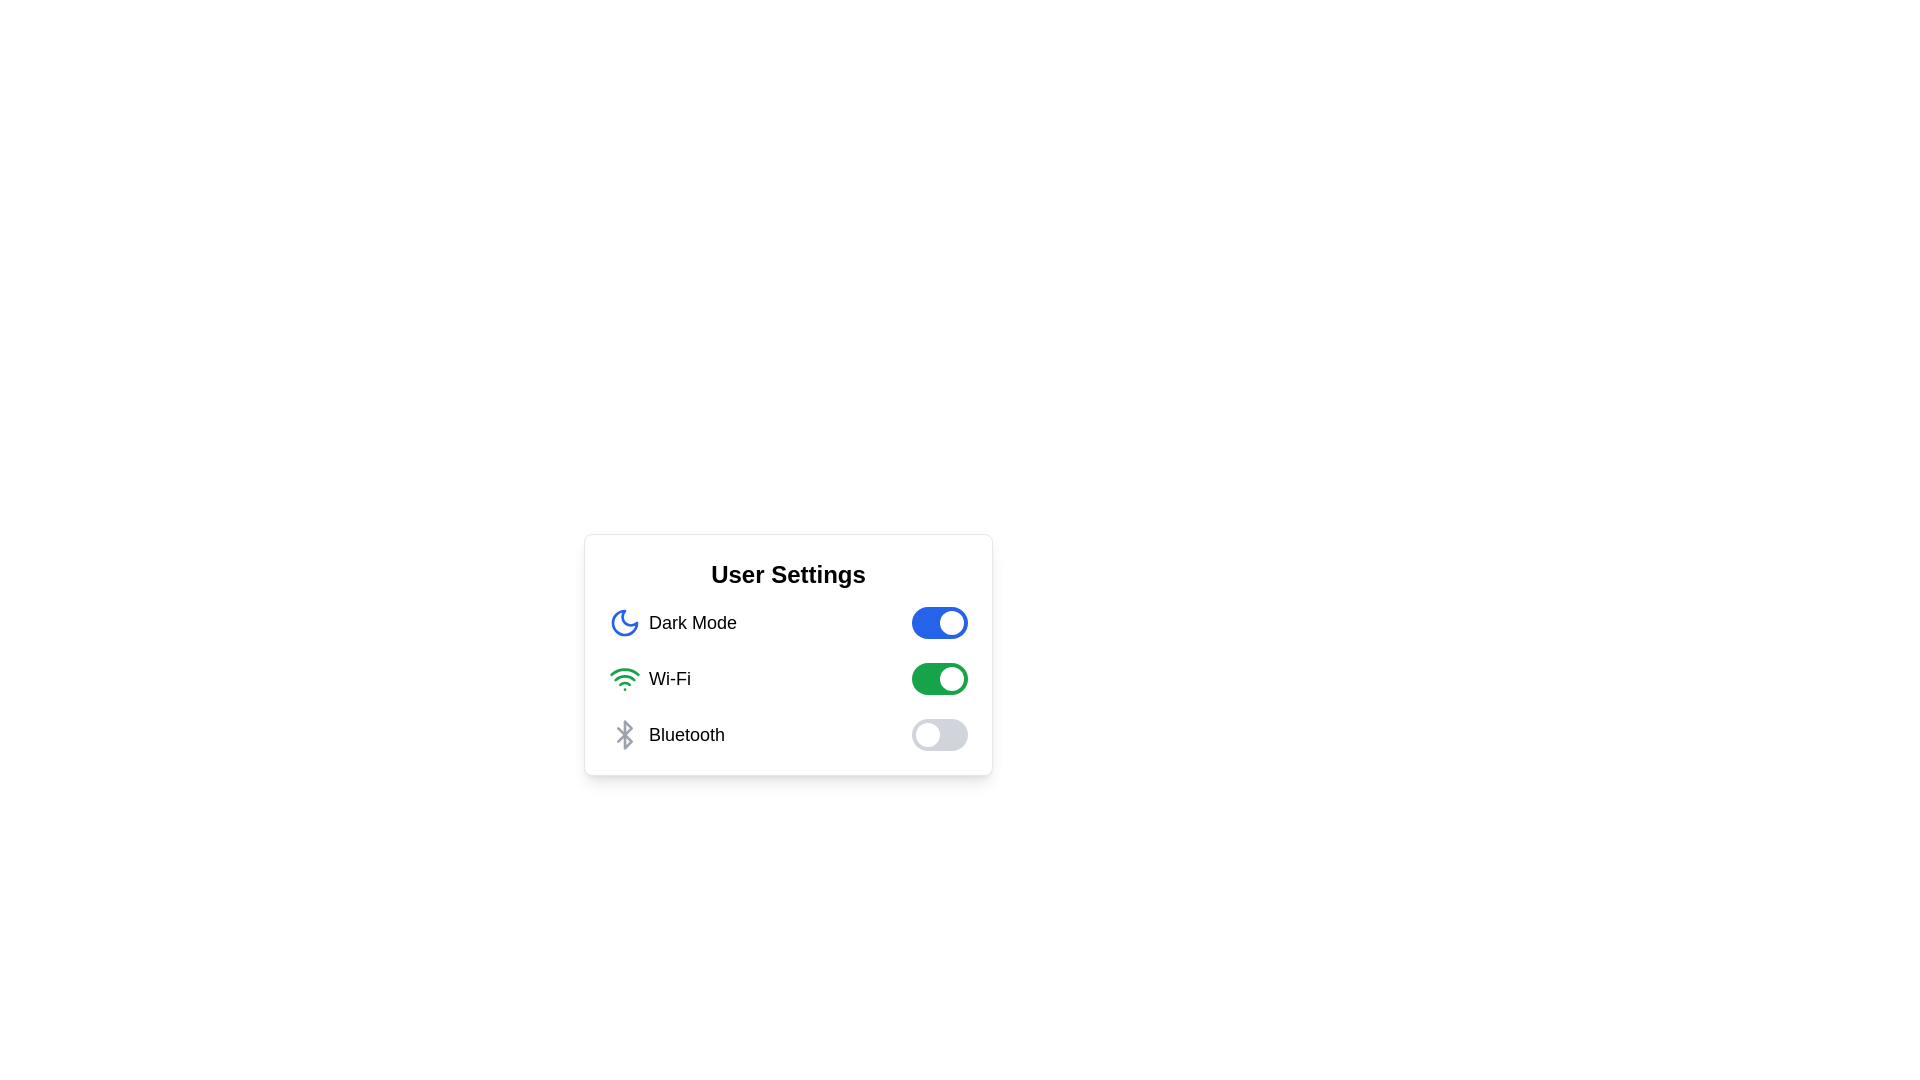  What do you see at coordinates (623, 735) in the screenshot?
I see `the Bluetooth icon in the User Settings panel, which is a light gray graphical representation of a Bluetooth logo, positioned below the Wi-Fi icon and above the Bluetooth toggle button` at bounding box center [623, 735].